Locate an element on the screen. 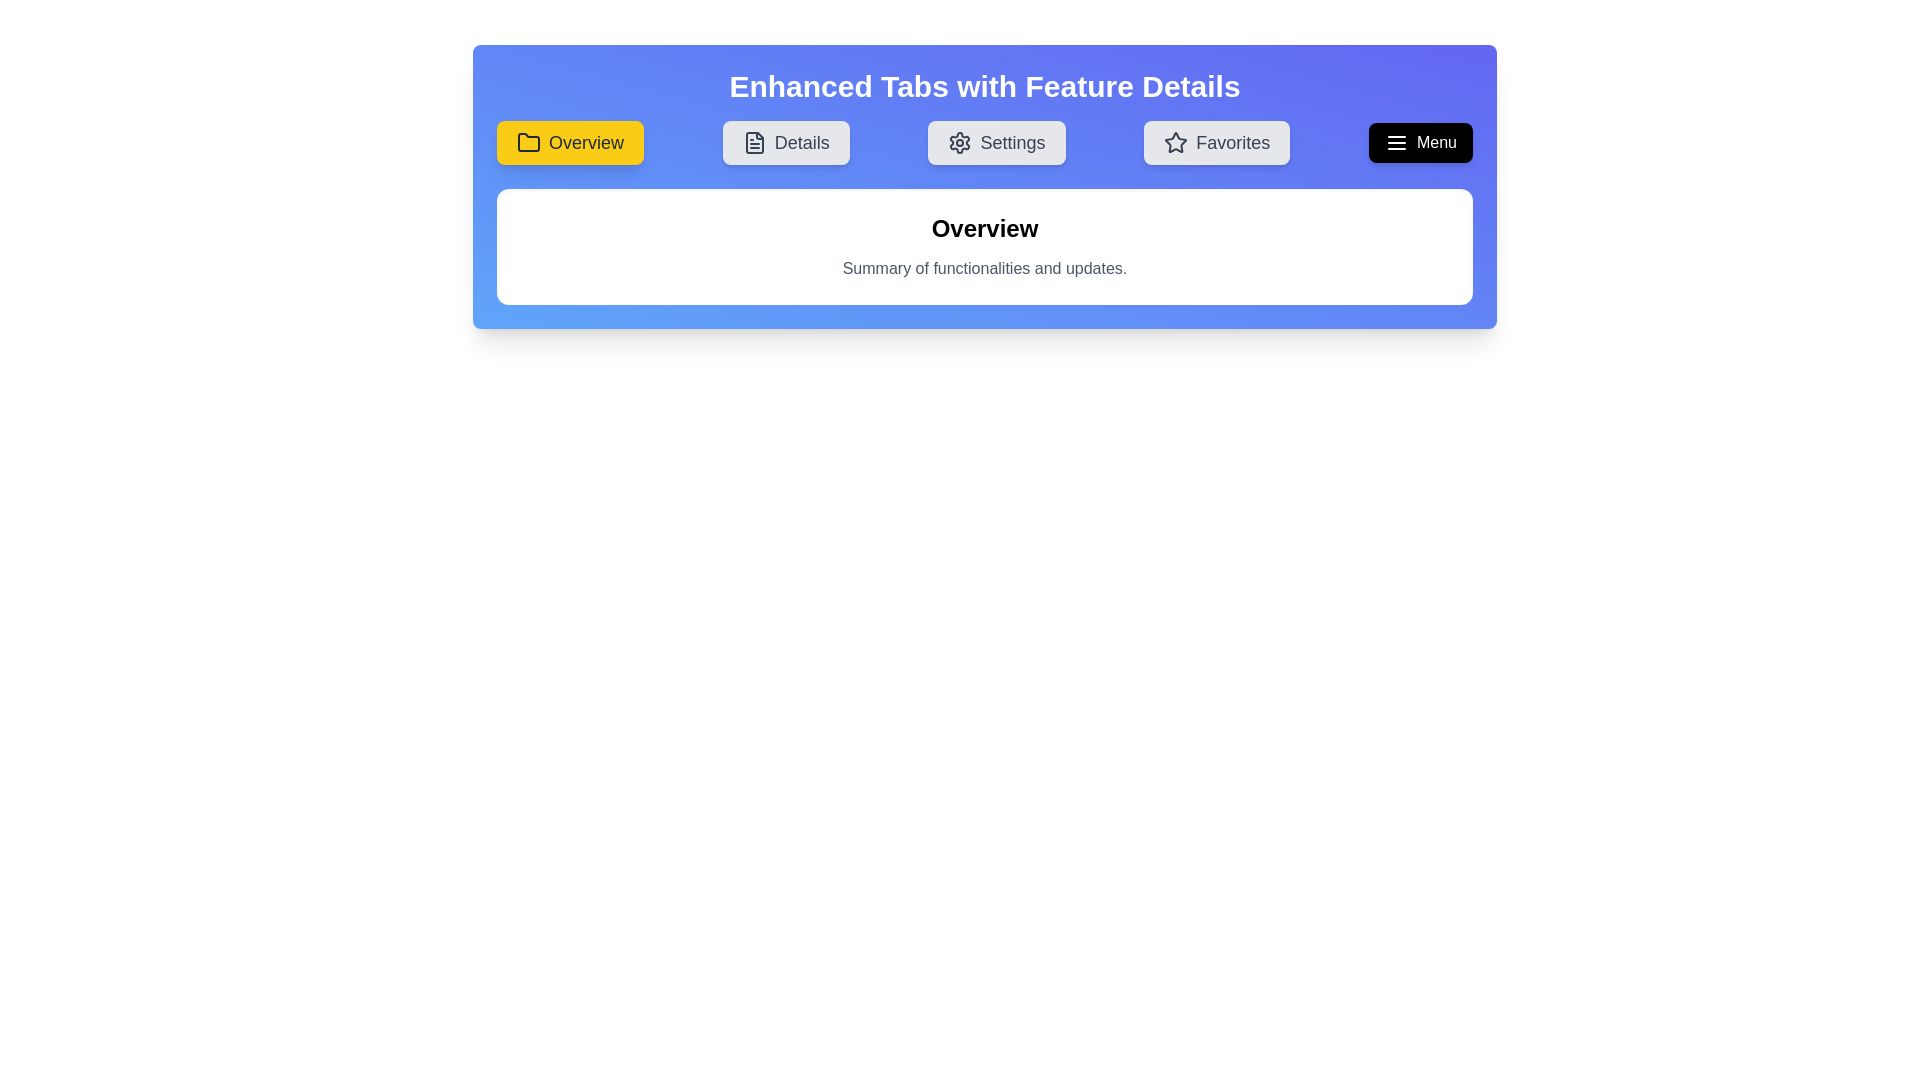 The width and height of the screenshot is (1920, 1080). the 'Overview' button containing the folder icon, which is represented as an SVG graphic with a dark stroke color on a yellow background is located at coordinates (528, 141).